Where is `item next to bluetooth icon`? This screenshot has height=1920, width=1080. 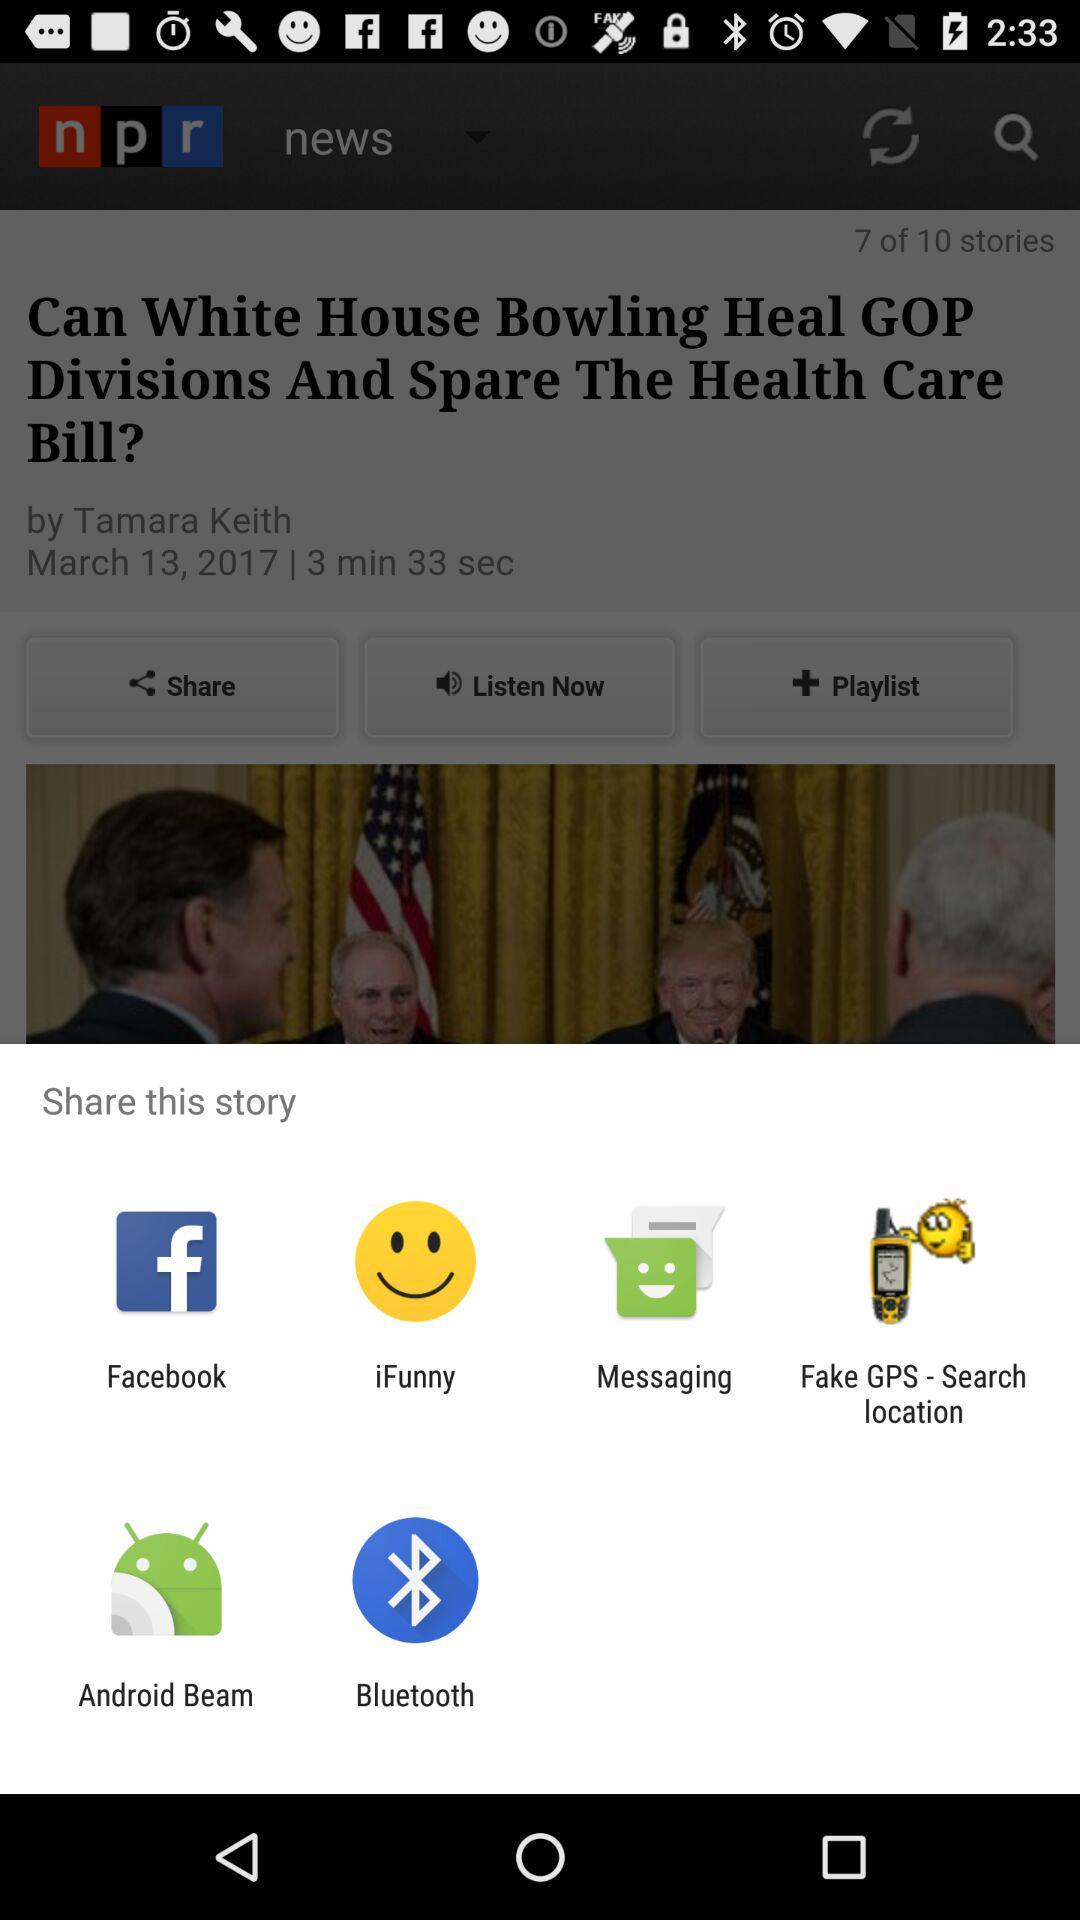 item next to bluetooth icon is located at coordinates (165, 1711).